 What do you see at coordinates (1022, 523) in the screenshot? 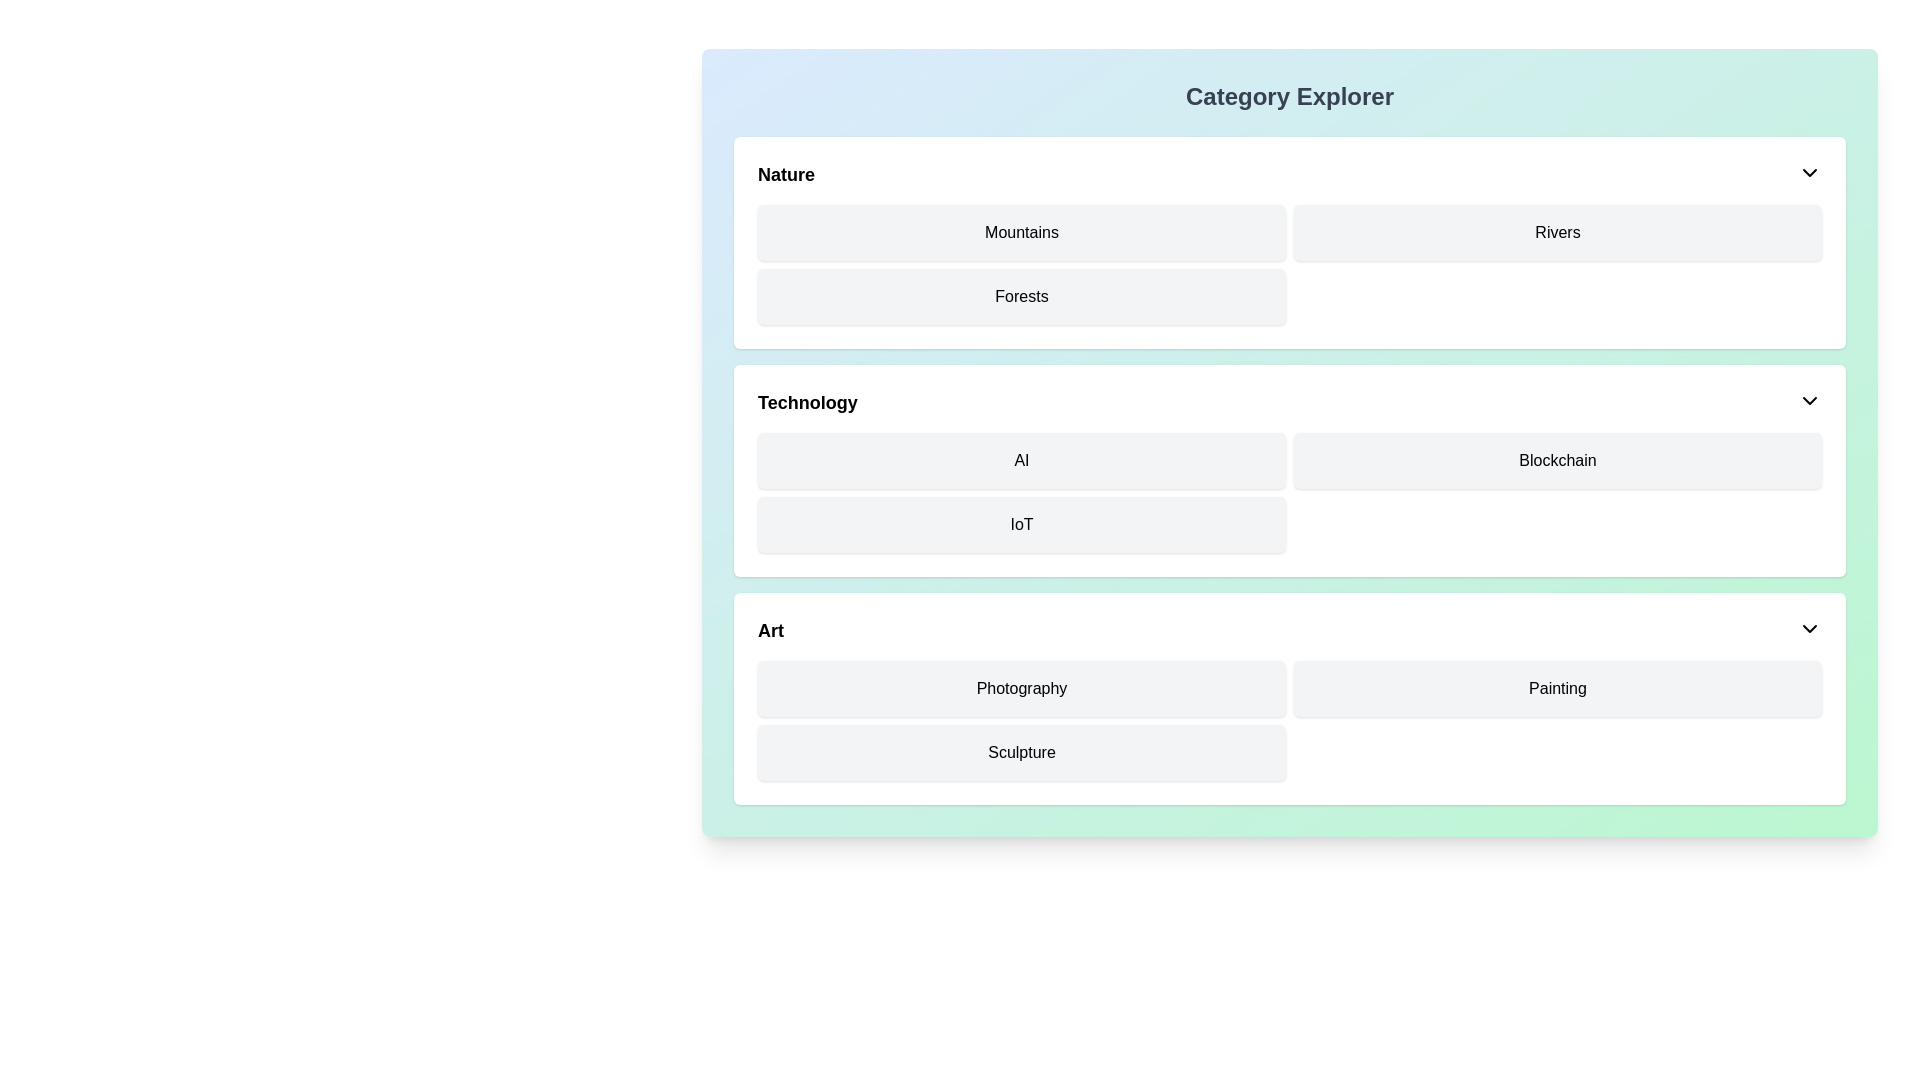
I see `the button labeled 'IoT' which is located in the bottom-left position under the 'Technology' category` at bounding box center [1022, 523].